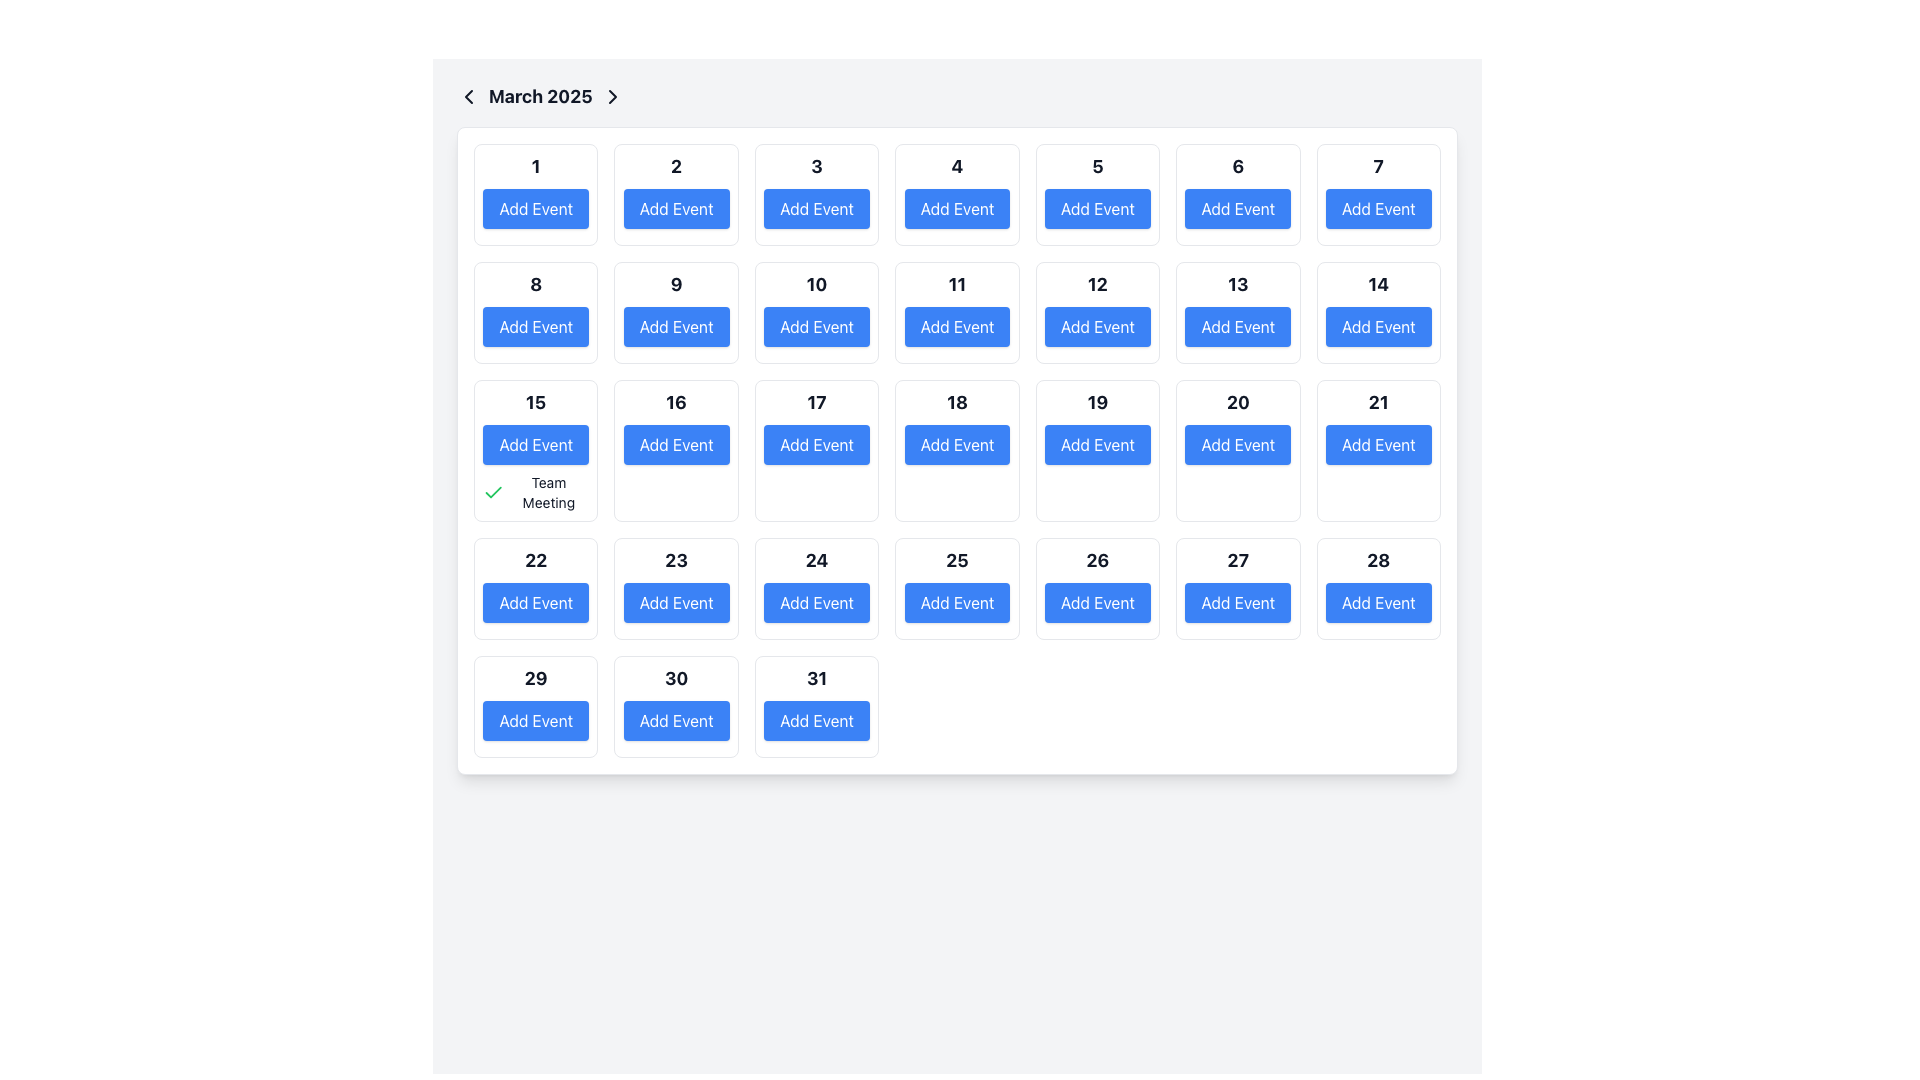 The image size is (1920, 1080). What do you see at coordinates (1237, 402) in the screenshot?
I see `the text displaying the number '20', which is bold and larger than surrounding text, located in the fourth row and fourth column of the calendar grid, above the 'Add Event' button` at bounding box center [1237, 402].